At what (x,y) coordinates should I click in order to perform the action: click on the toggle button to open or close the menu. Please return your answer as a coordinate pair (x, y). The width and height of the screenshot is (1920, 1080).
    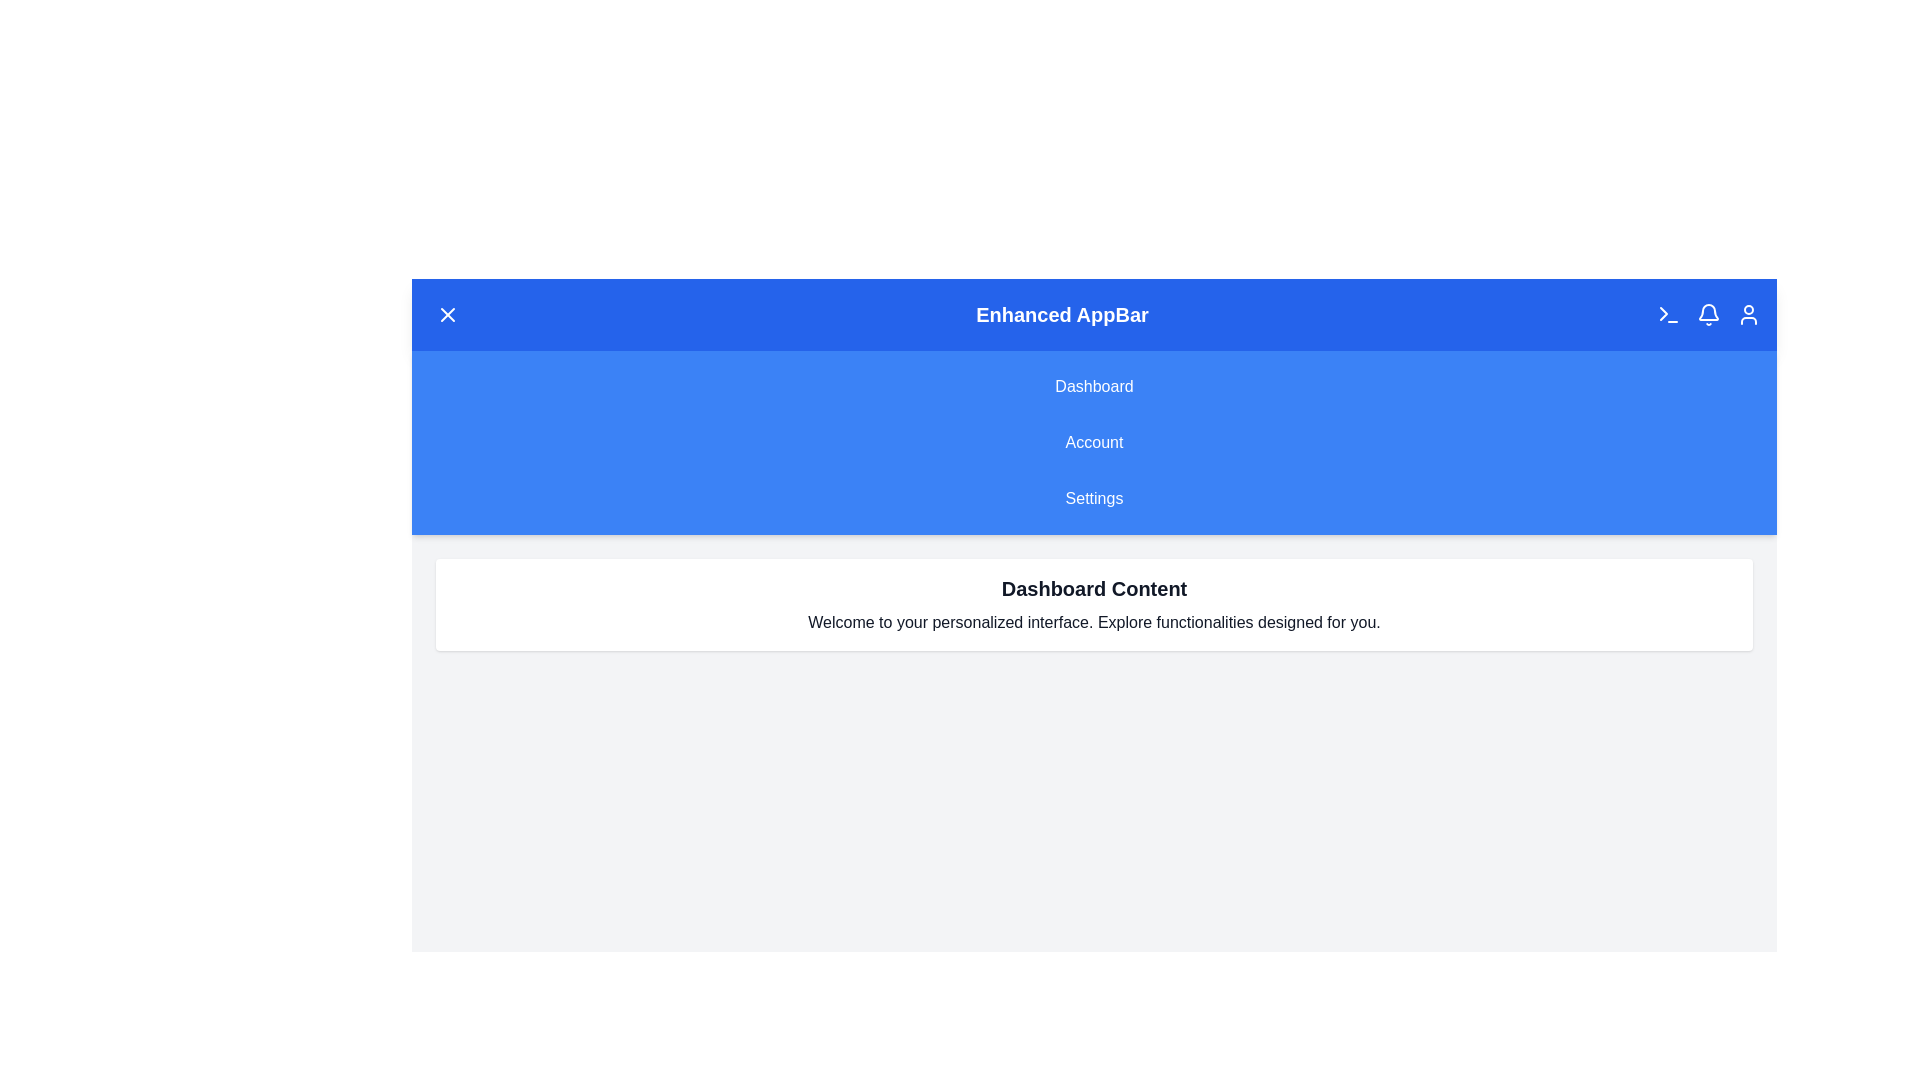
    Looking at the image, I should click on (446, 315).